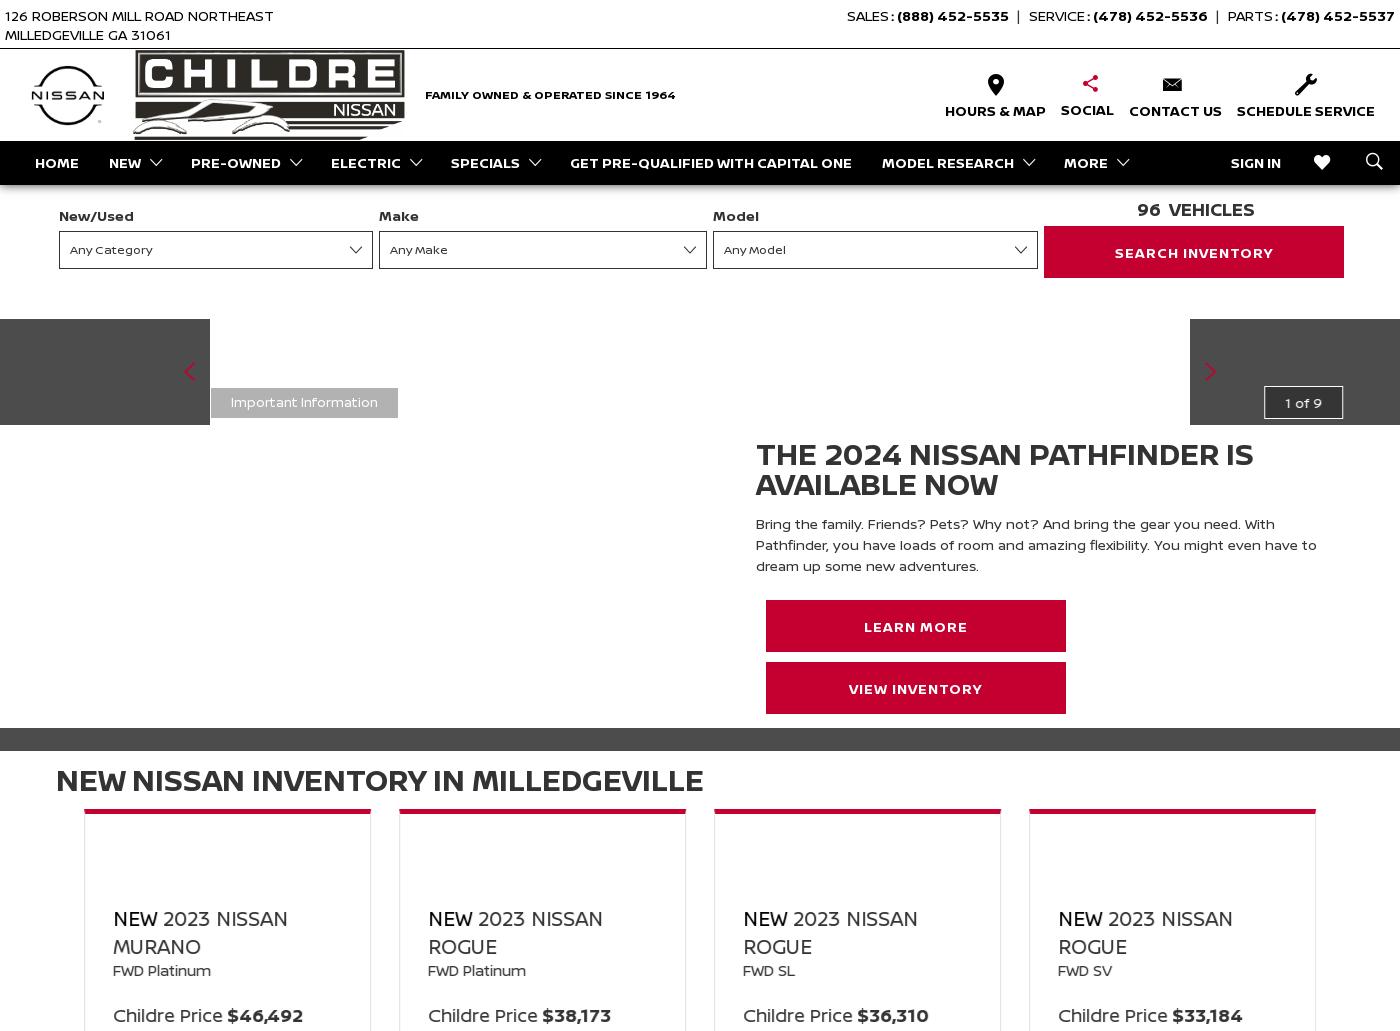 The width and height of the screenshot is (1400, 1031). I want to click on '$36,310', so click(891, 1011).